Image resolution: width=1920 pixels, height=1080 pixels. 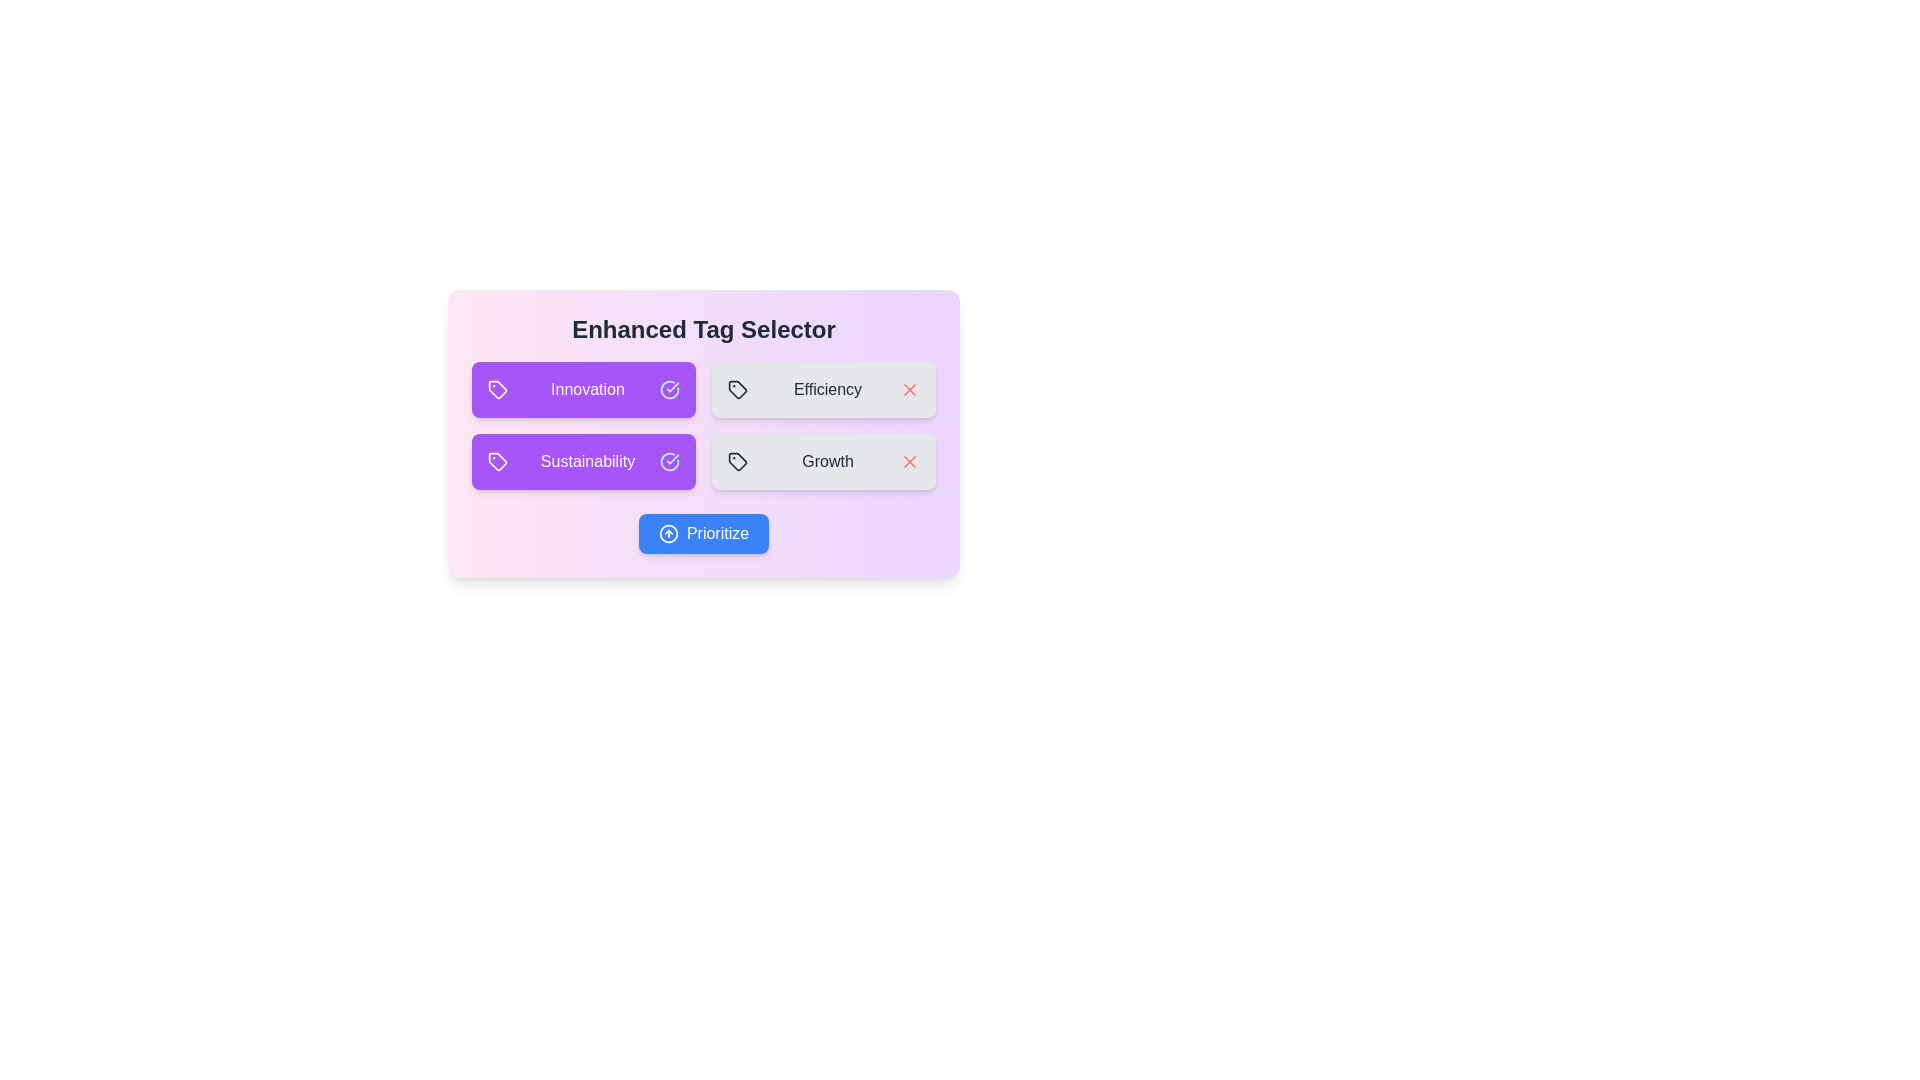 I want to click on the tag Innovation, so click(x=583, y=389).